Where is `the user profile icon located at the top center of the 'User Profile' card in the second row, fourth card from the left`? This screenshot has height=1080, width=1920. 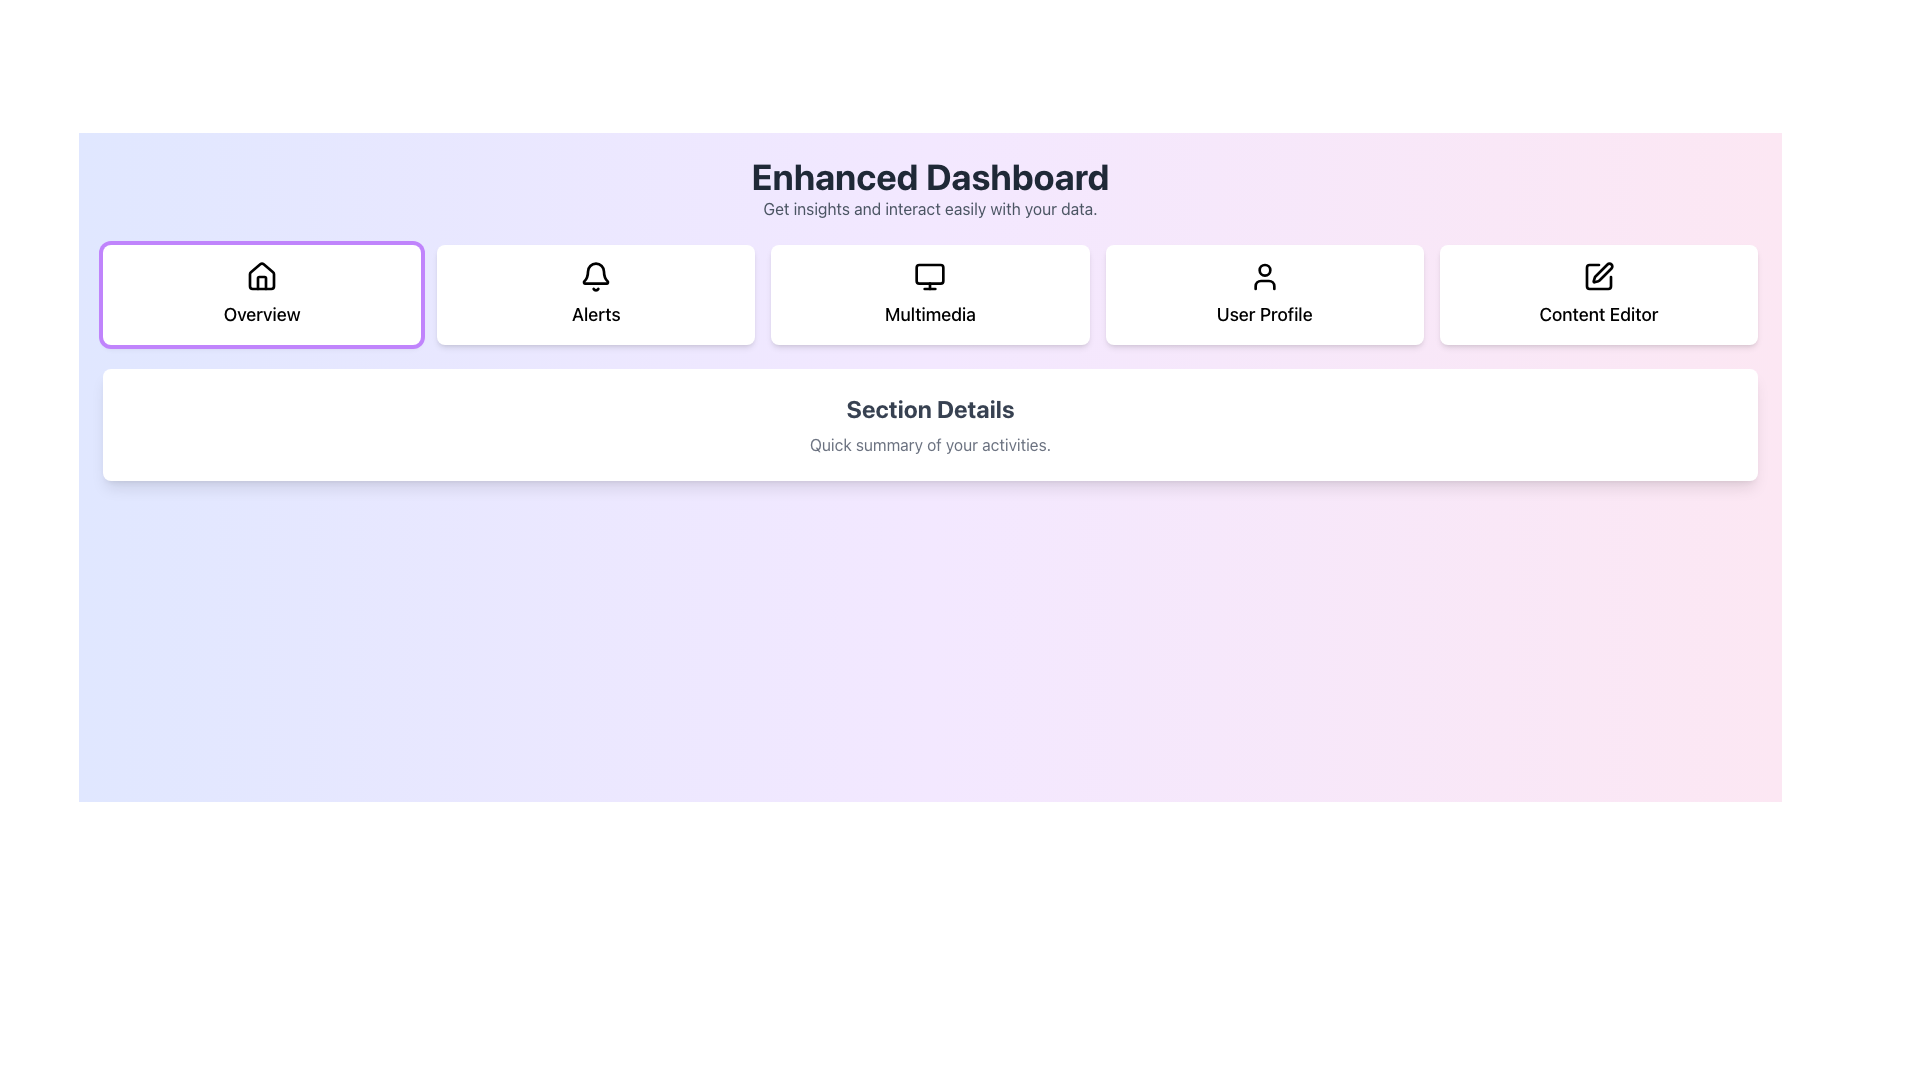 the user profile icon located at the top center of the 'User Profile' card in the second row, fourth card from the left is located at coordinates (1263, 277).